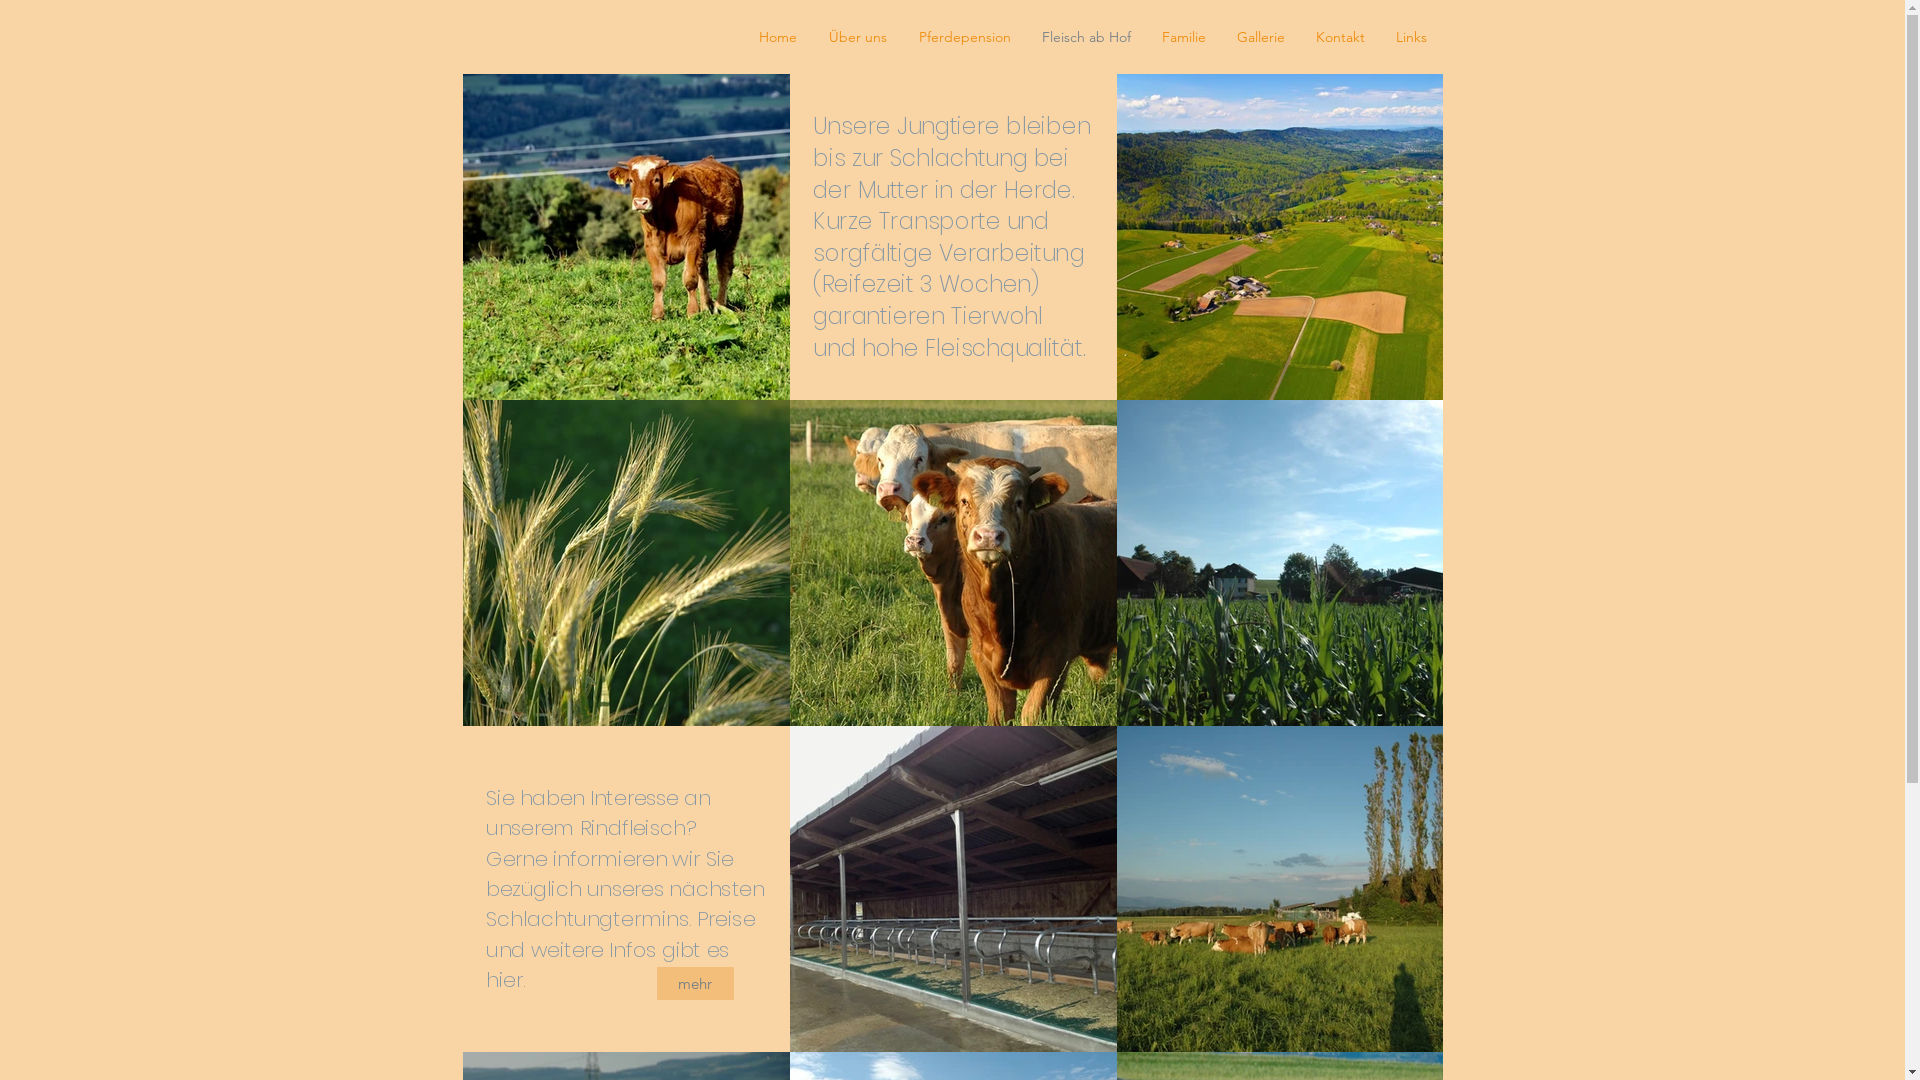 The width and height of the screenshot is (1920, 1080). What do you see at coordinates (1339, 37) in the screenshot?
I see `'Kontakt'` at bounding box center [1339, 37].